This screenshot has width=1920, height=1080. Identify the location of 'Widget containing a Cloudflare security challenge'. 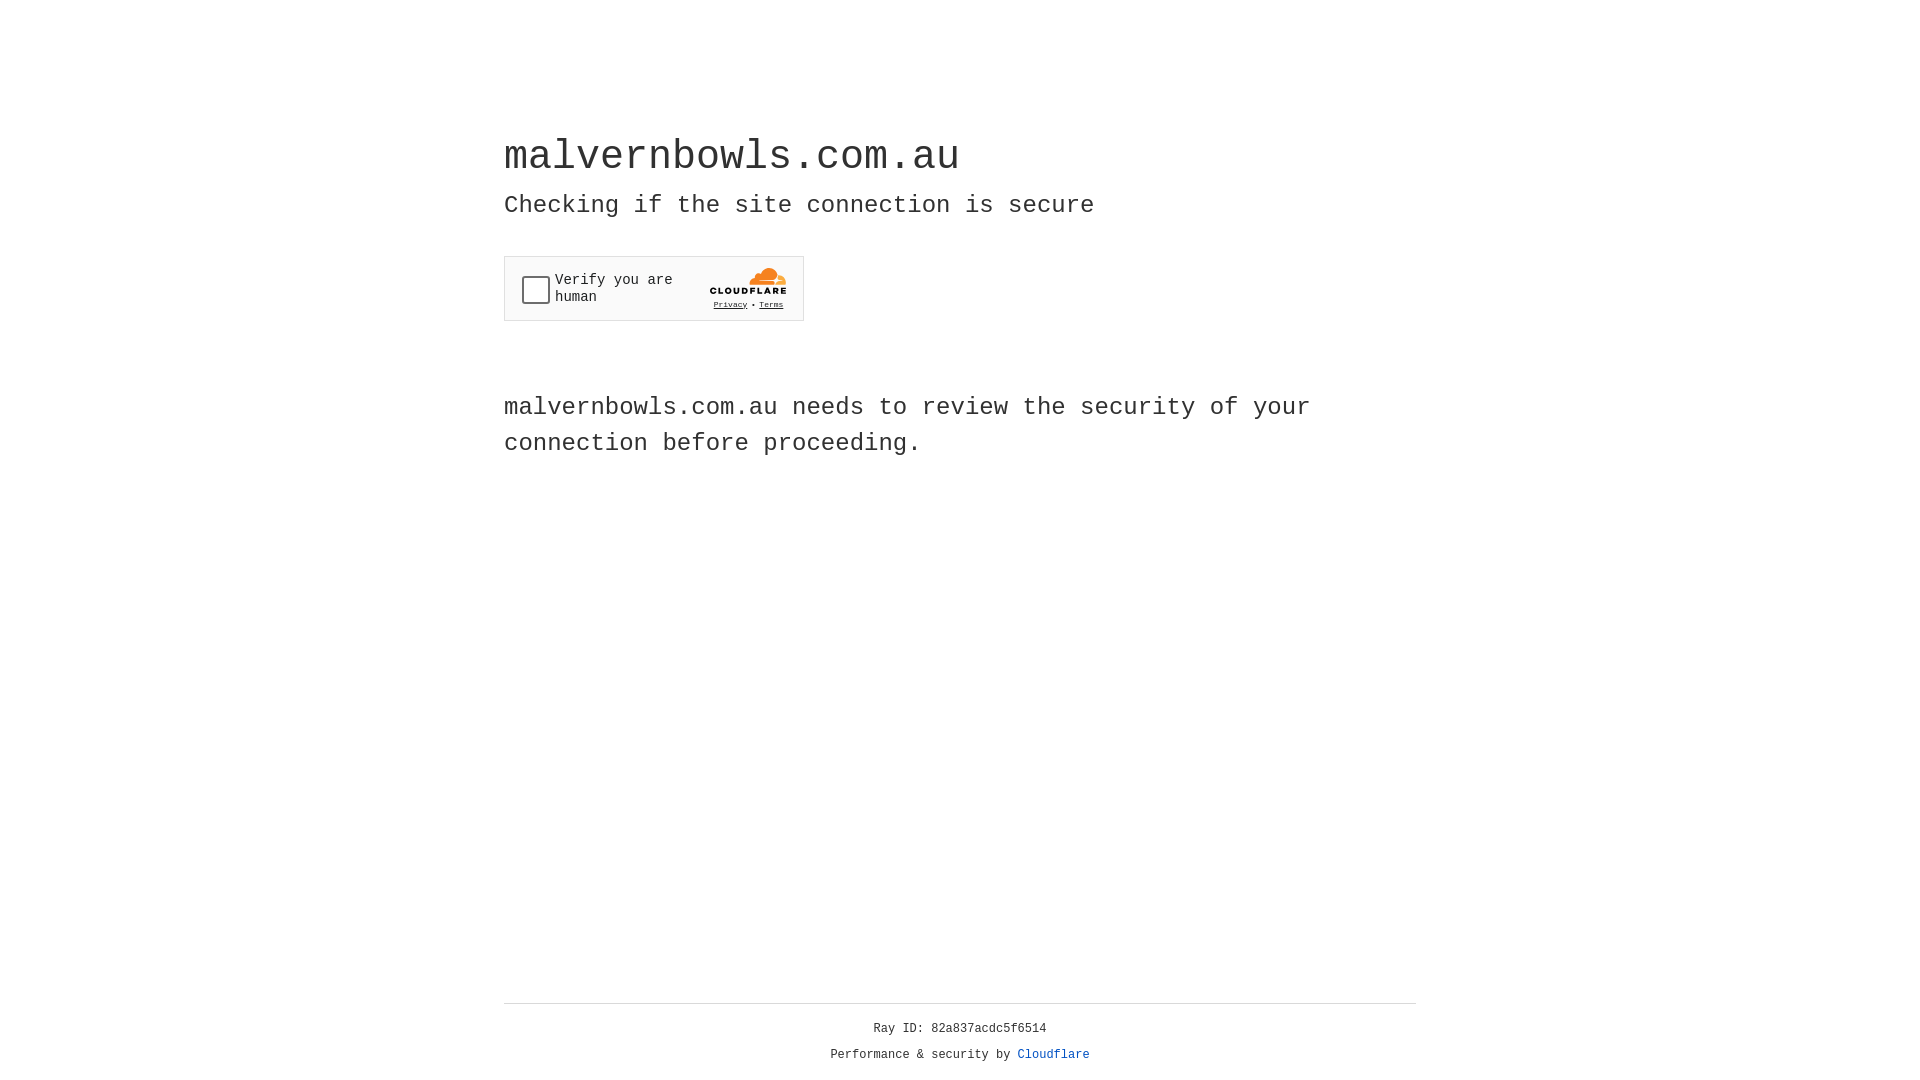
(653, 288).